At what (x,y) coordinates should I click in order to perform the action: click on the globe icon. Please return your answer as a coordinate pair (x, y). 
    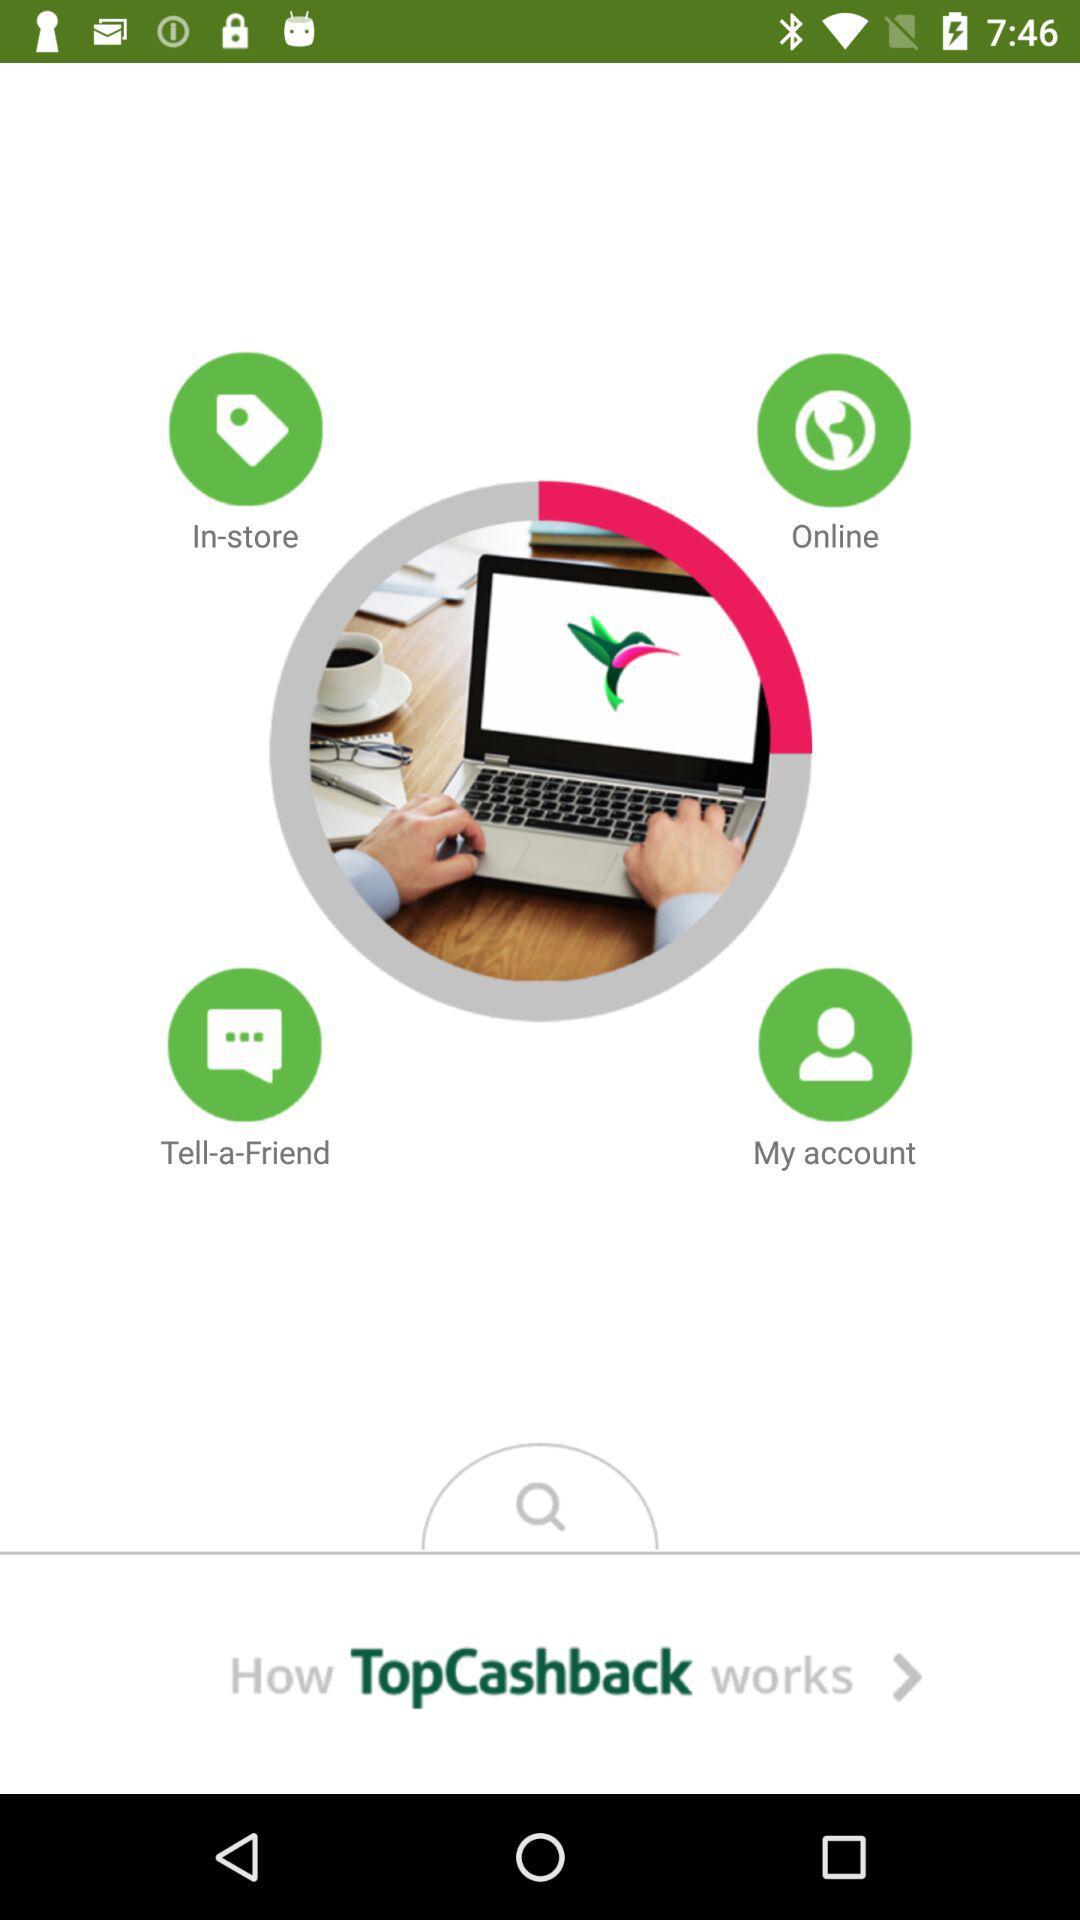
    Looking at the image, I should click on (834, 428).